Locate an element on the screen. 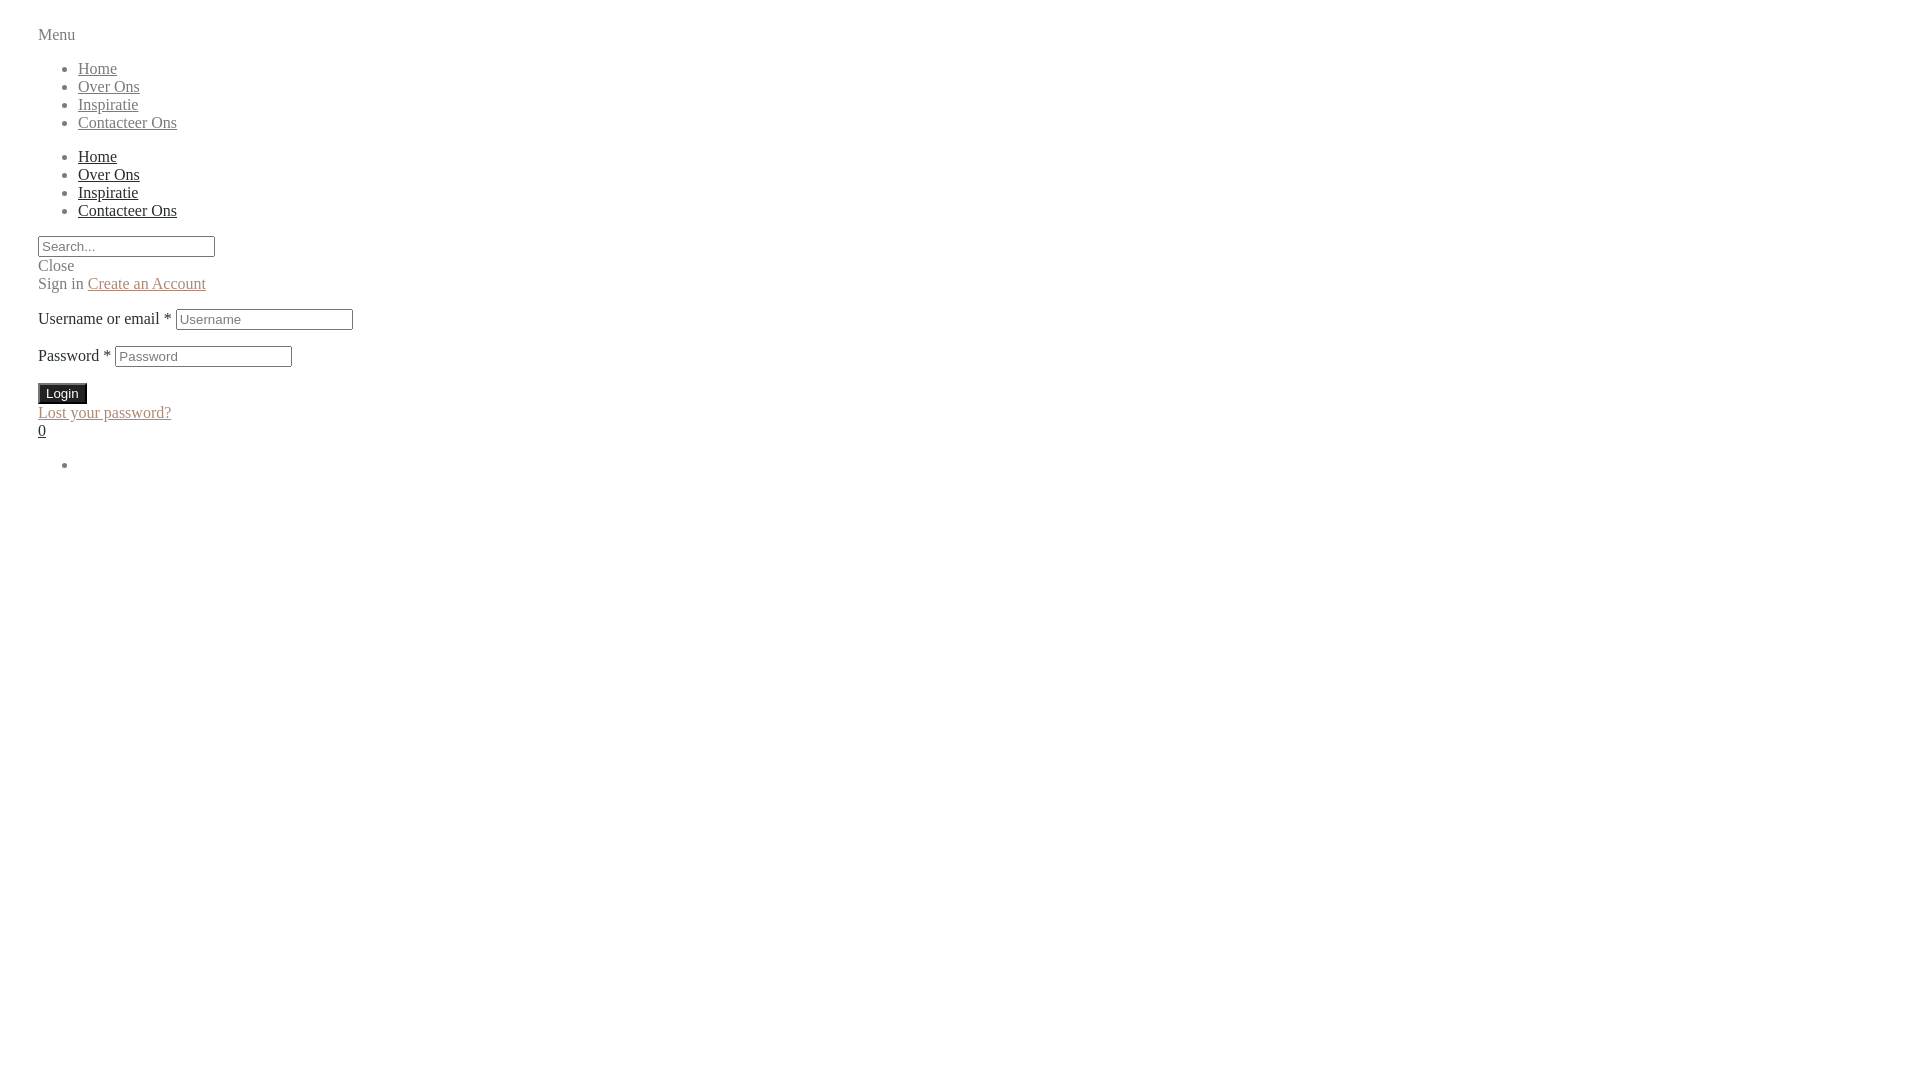 Image resolution: width=1920 pixels, height=1080 pixels. 'Create an Account' is located at coordinates (86, 283).